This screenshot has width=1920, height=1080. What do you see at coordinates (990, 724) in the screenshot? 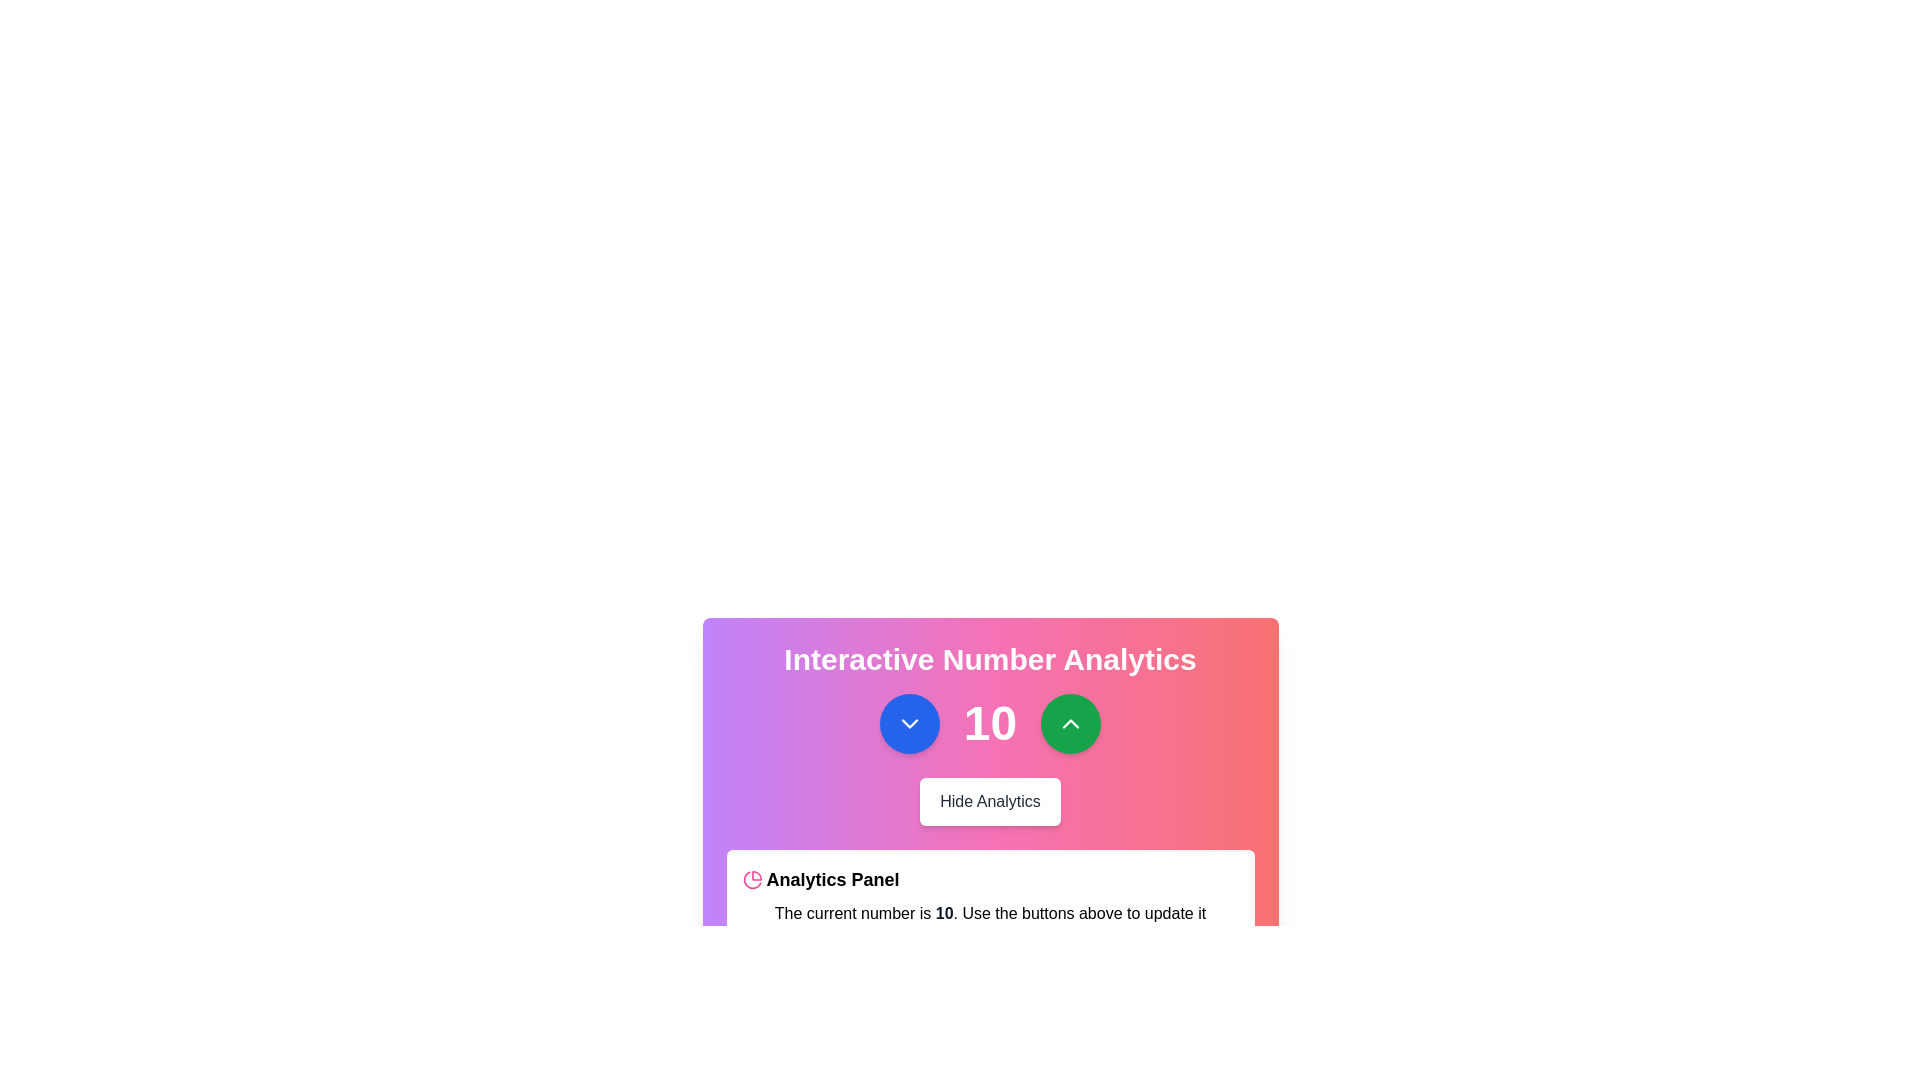
I see `the central large number '10' in the Composite Interactive Element` at bounding box center [990, 724].